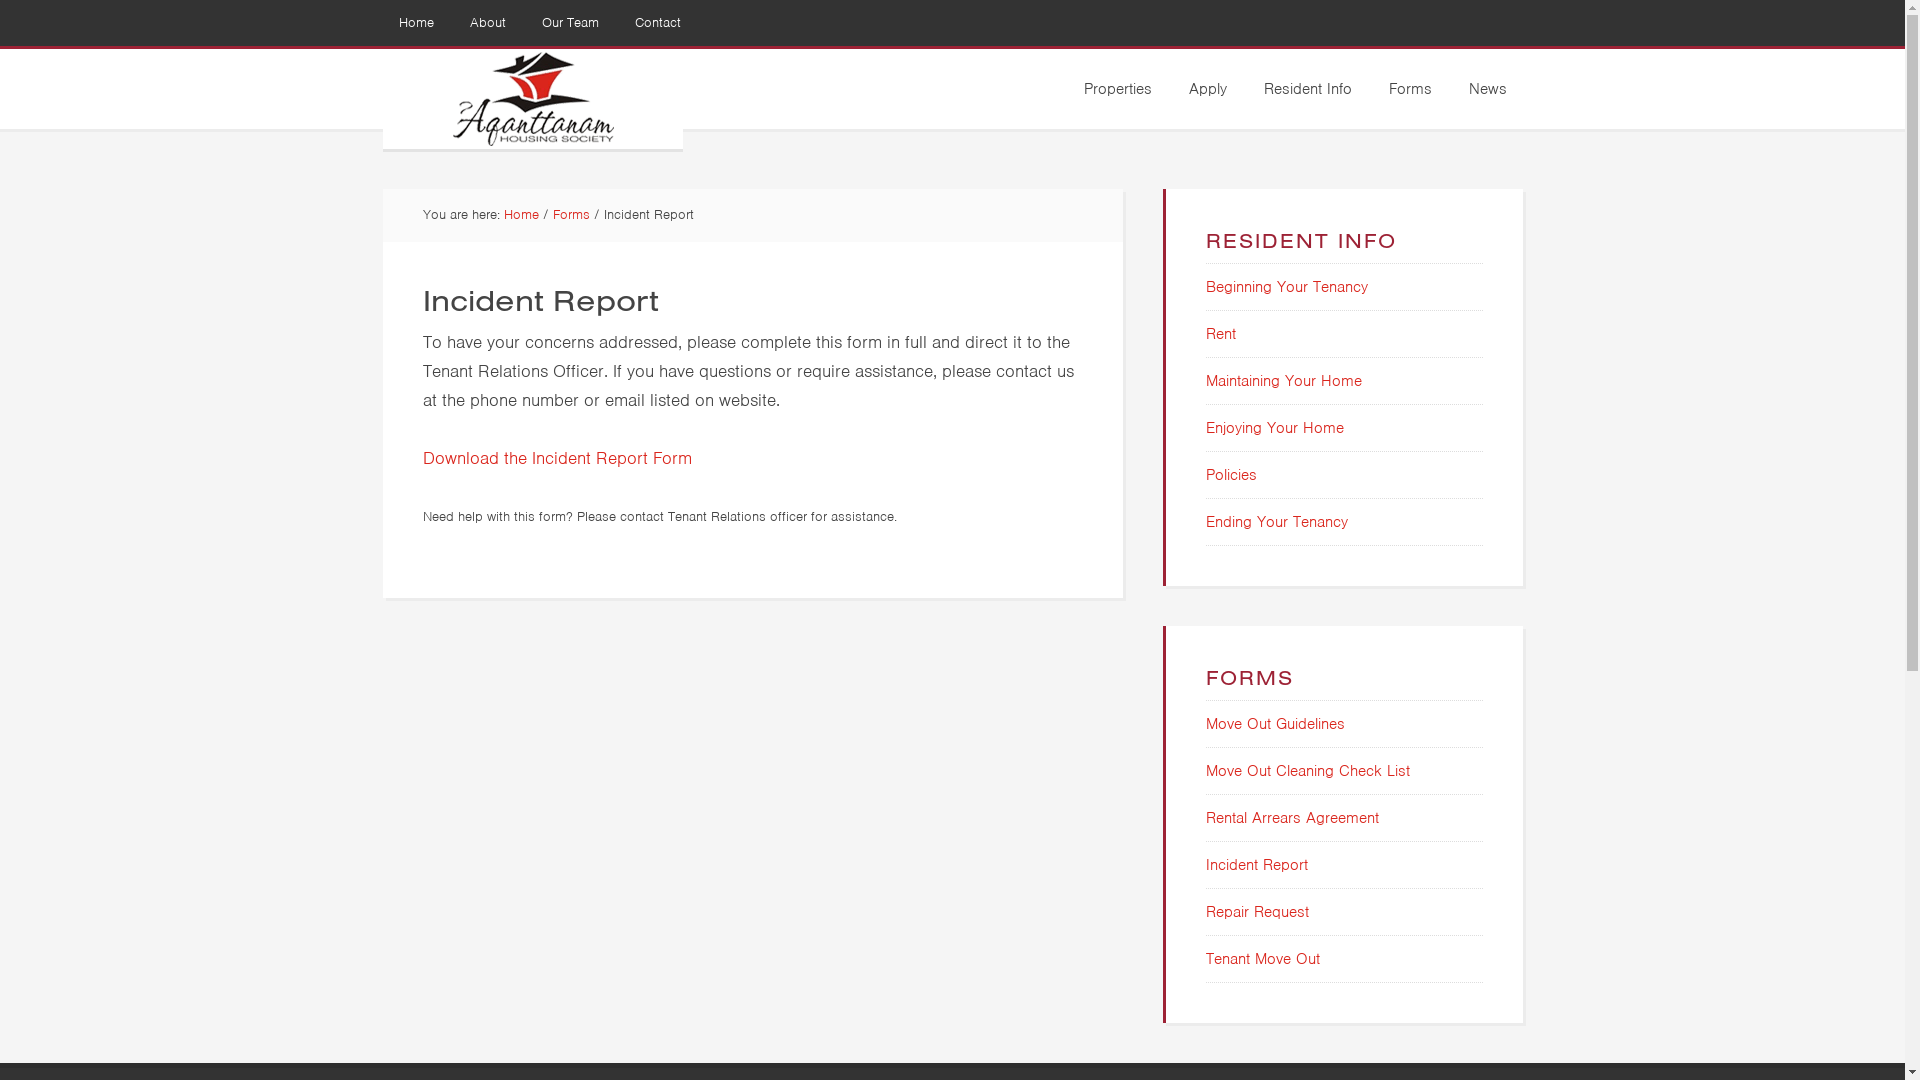  I want to click on 'Download the Incident Report Form', so click(556, 456).